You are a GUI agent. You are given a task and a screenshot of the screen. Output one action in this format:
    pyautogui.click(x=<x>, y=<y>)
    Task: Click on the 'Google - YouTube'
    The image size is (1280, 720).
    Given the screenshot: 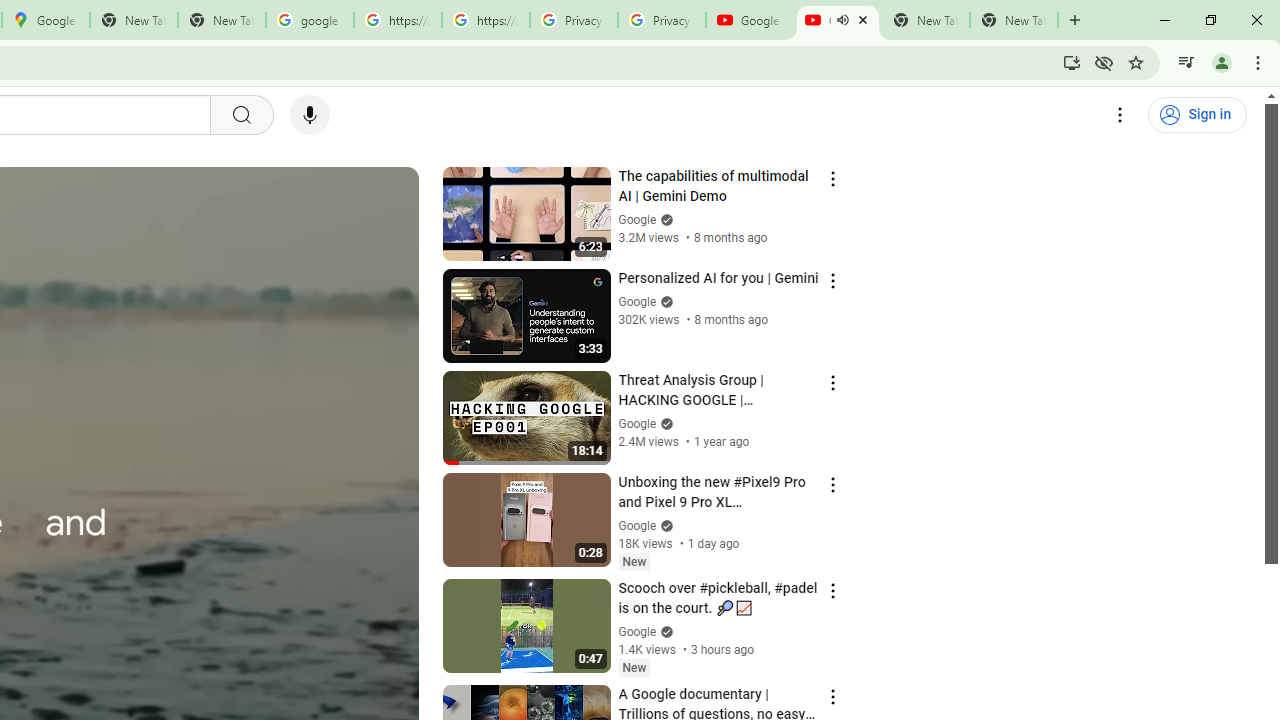 What is the action you would take?
    pyautogui.click(x=749, y=20)
    